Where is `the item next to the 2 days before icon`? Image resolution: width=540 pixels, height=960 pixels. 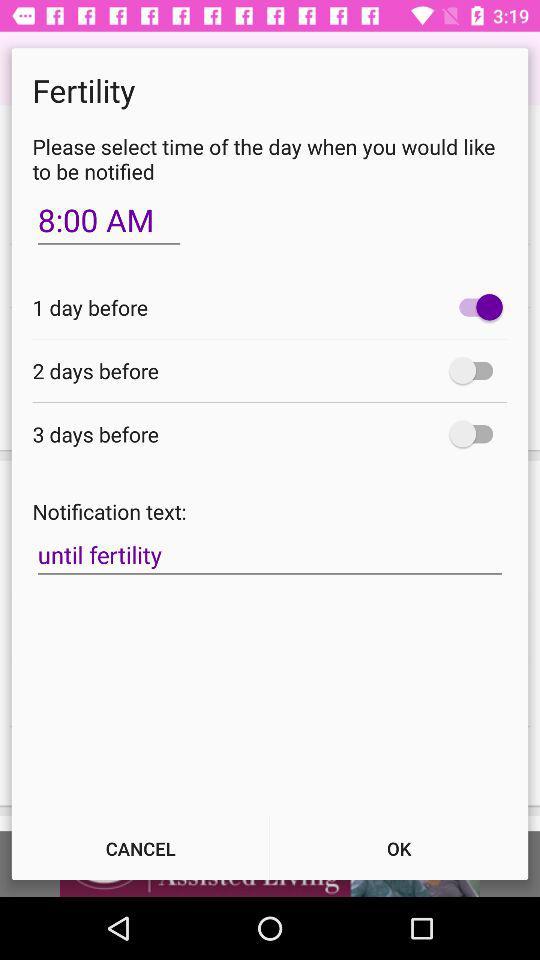
the item next to the 2 days before icon is located at coordinates (475, 369).